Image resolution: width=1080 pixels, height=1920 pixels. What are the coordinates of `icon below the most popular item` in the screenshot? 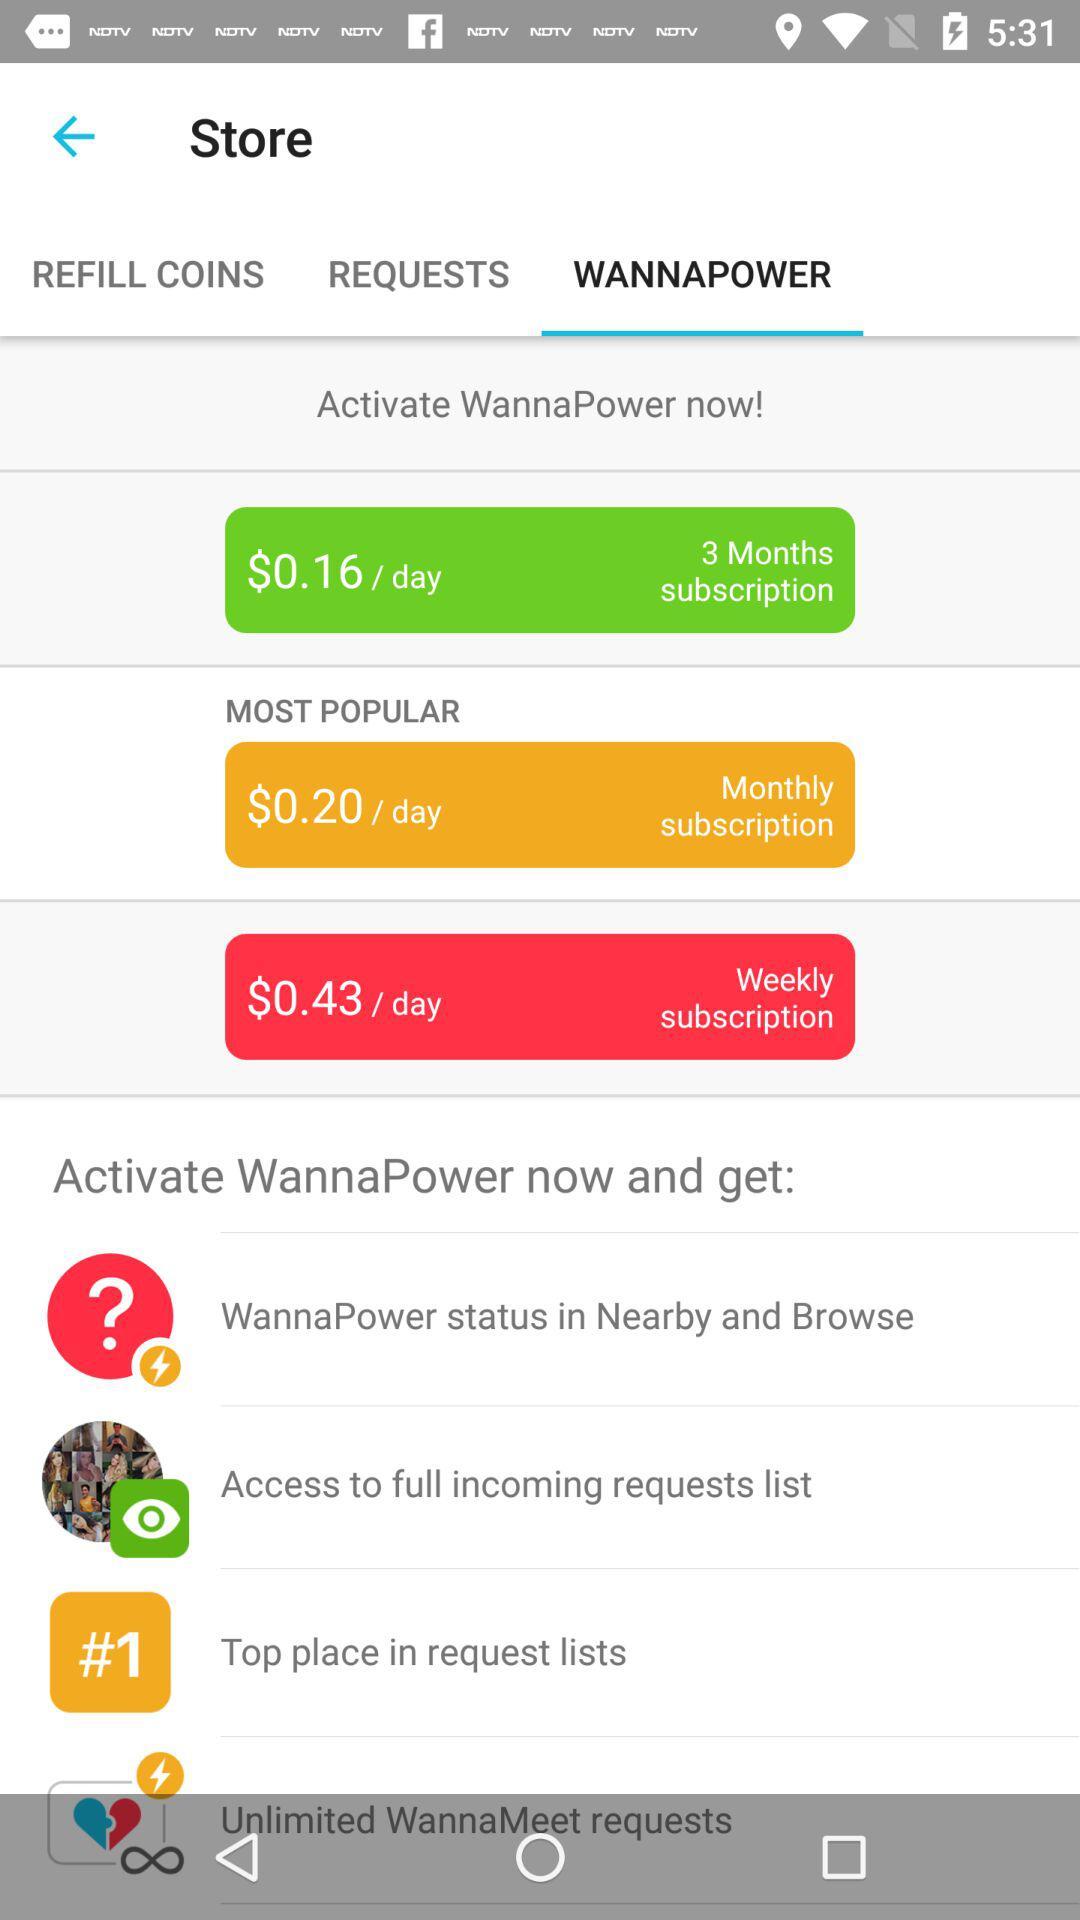 It's located at (715, 804).